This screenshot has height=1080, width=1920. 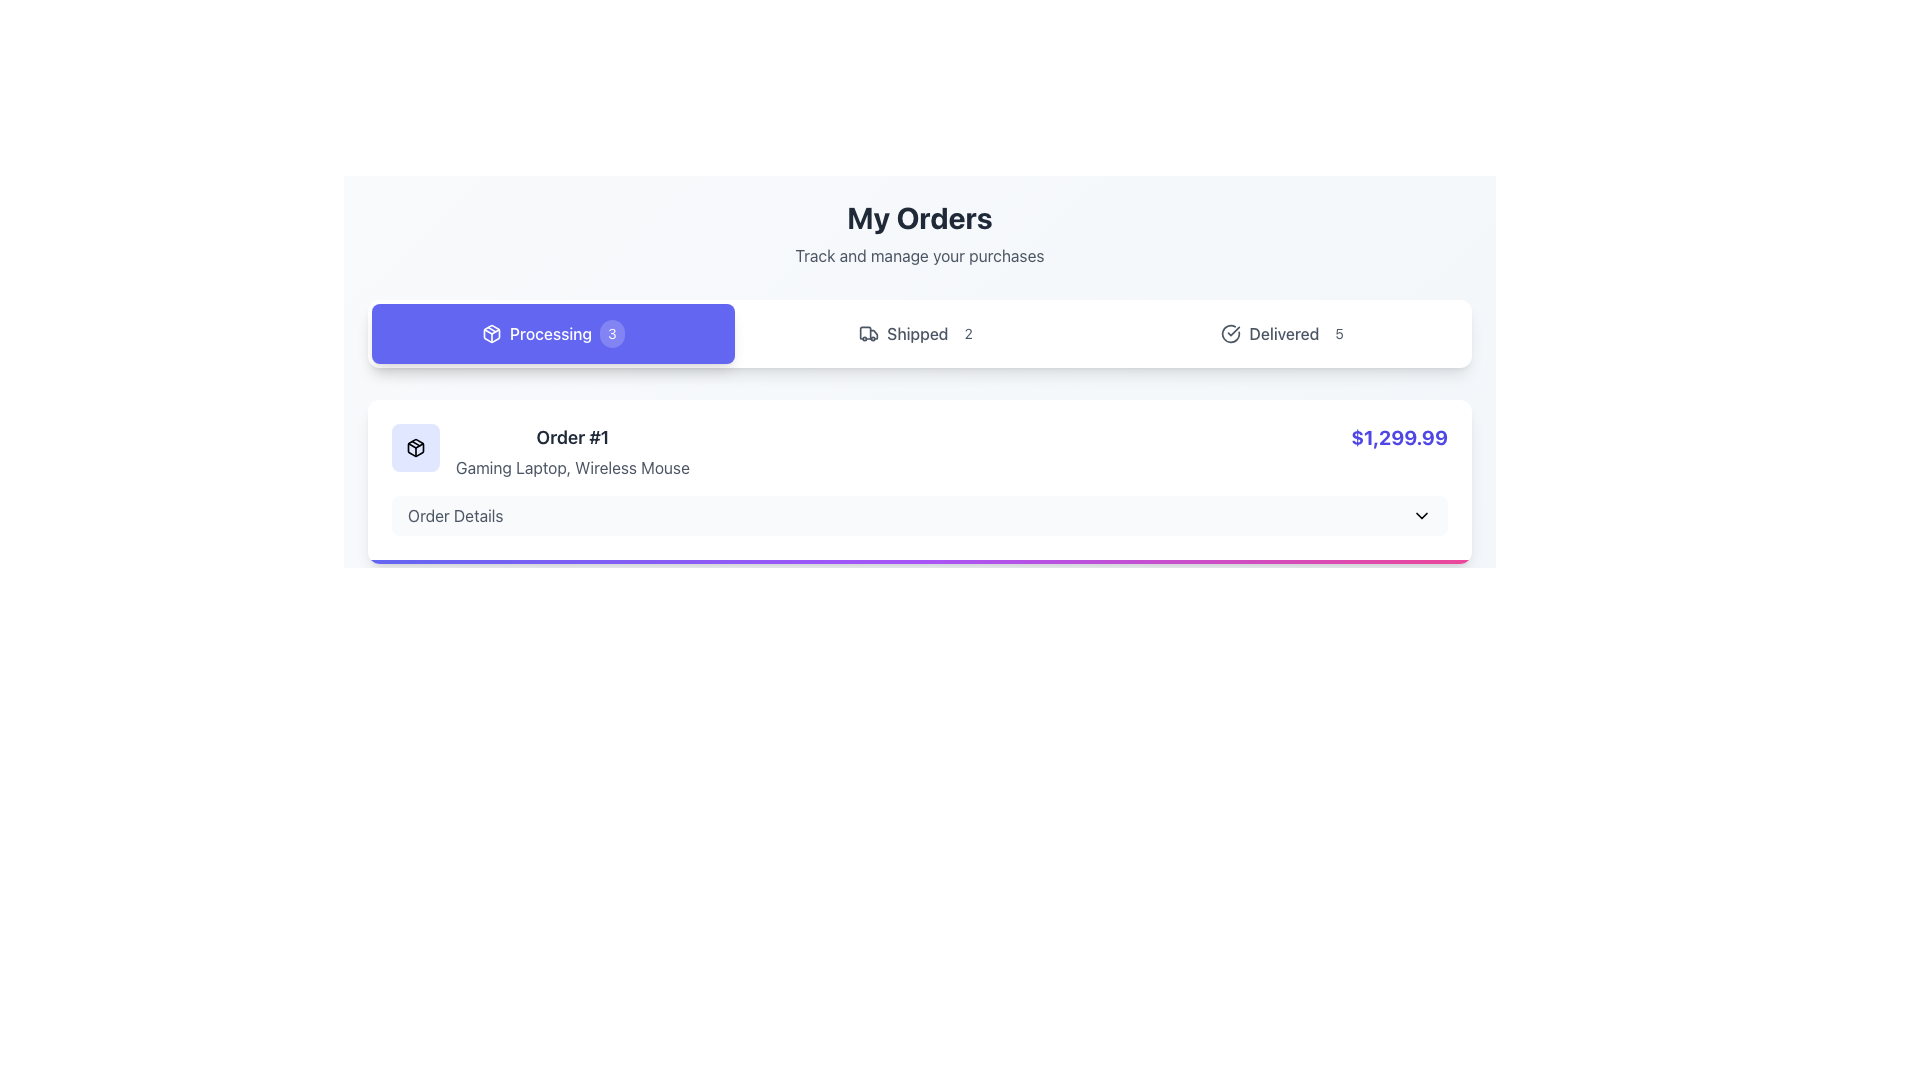 I want to click on the 'Shipped' status button, which is the second button in a series of three status buttons located below the 'My Orders' title, so click(x=919, y=333).